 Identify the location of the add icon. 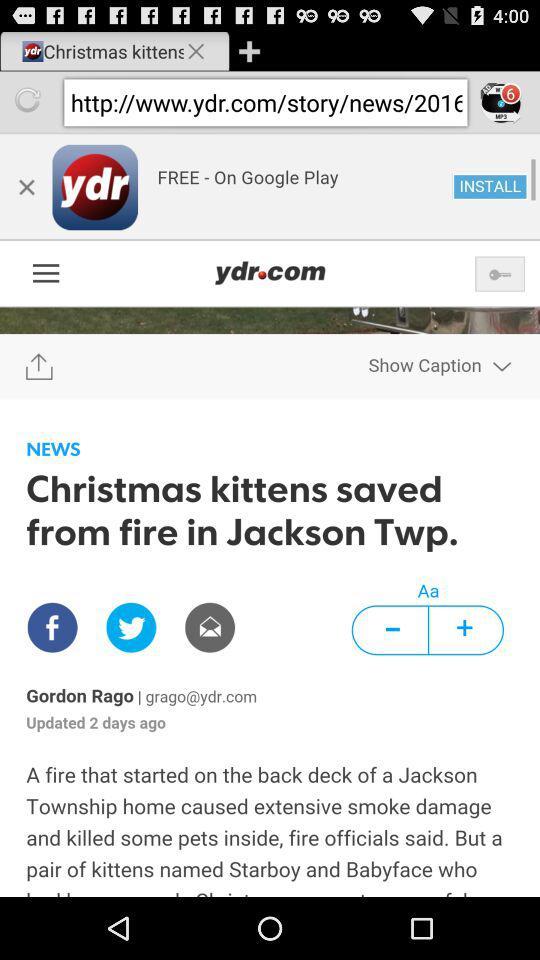
(249, 53).